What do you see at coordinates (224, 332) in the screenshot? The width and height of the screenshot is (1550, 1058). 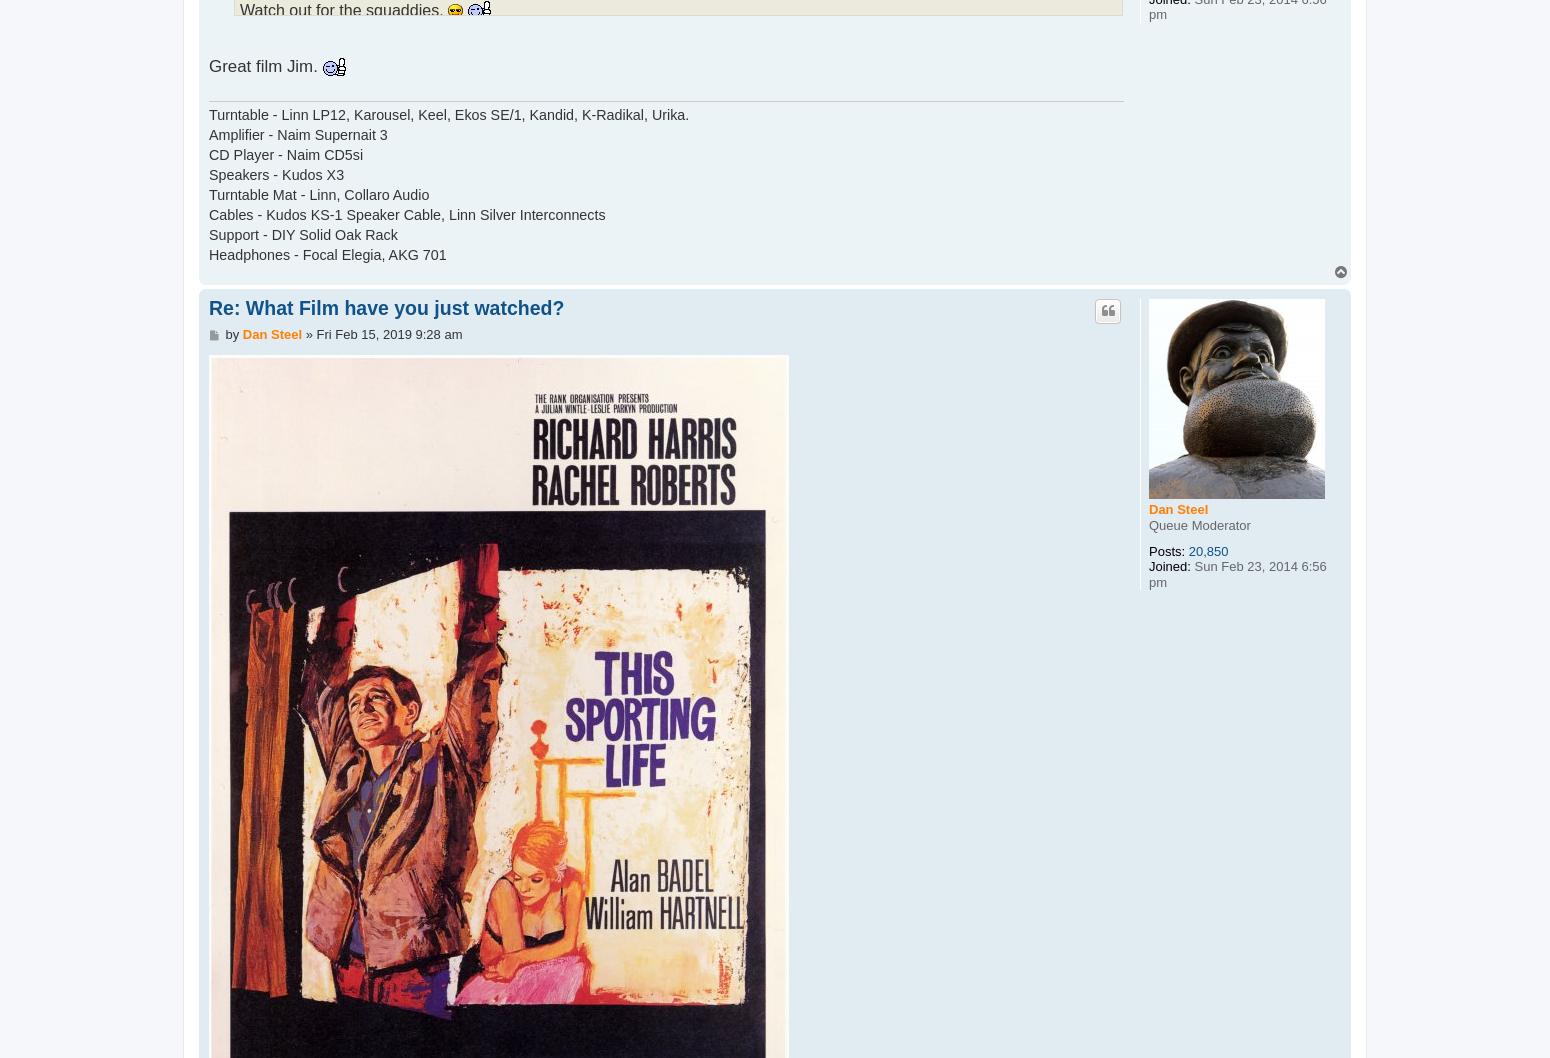 I see `'by'` at bounding box center [224, 332].